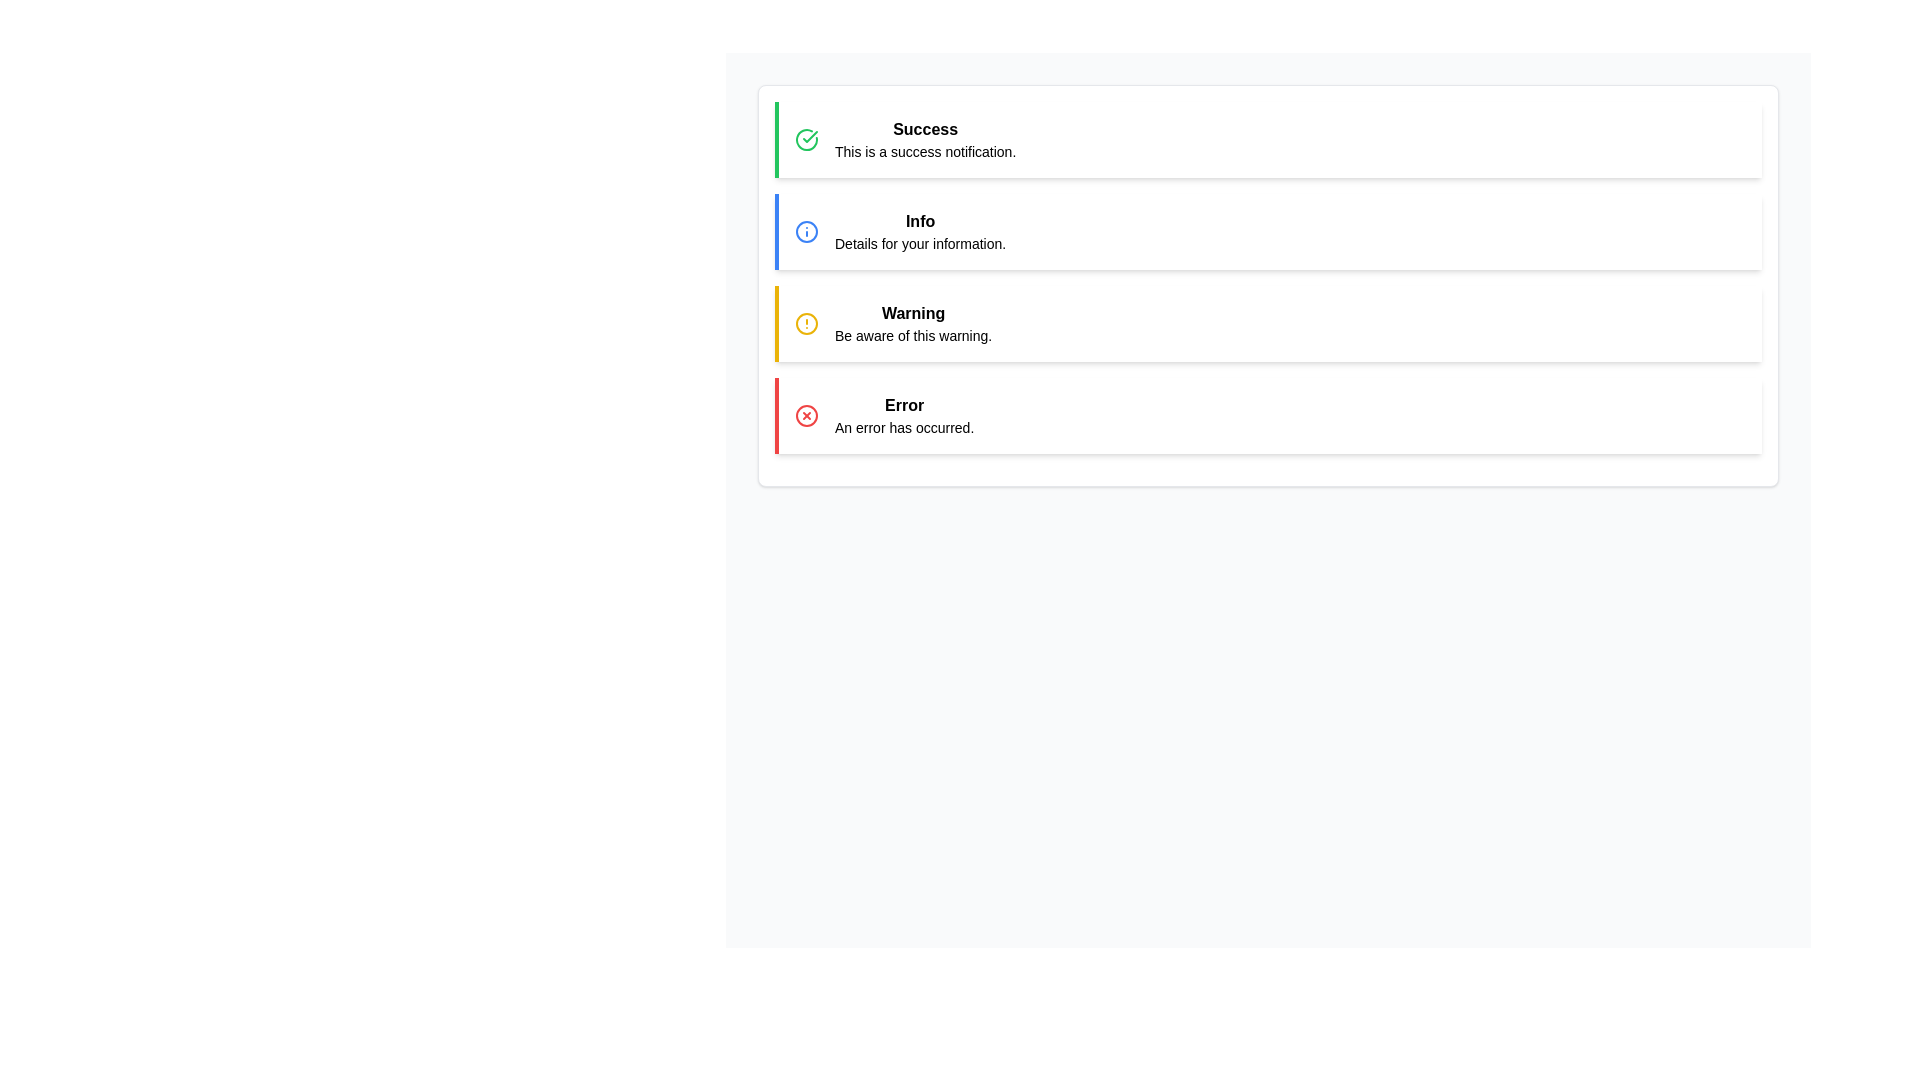 Image resolution: width=1920 pixels, height=1080 pixels. Describe the element at coordinates (1267, 230) in the screenshot. I see `the second notification card in the vertically stacked list of notifications, which is situated between the 'Success' and 'Warning' notifications` at that location.